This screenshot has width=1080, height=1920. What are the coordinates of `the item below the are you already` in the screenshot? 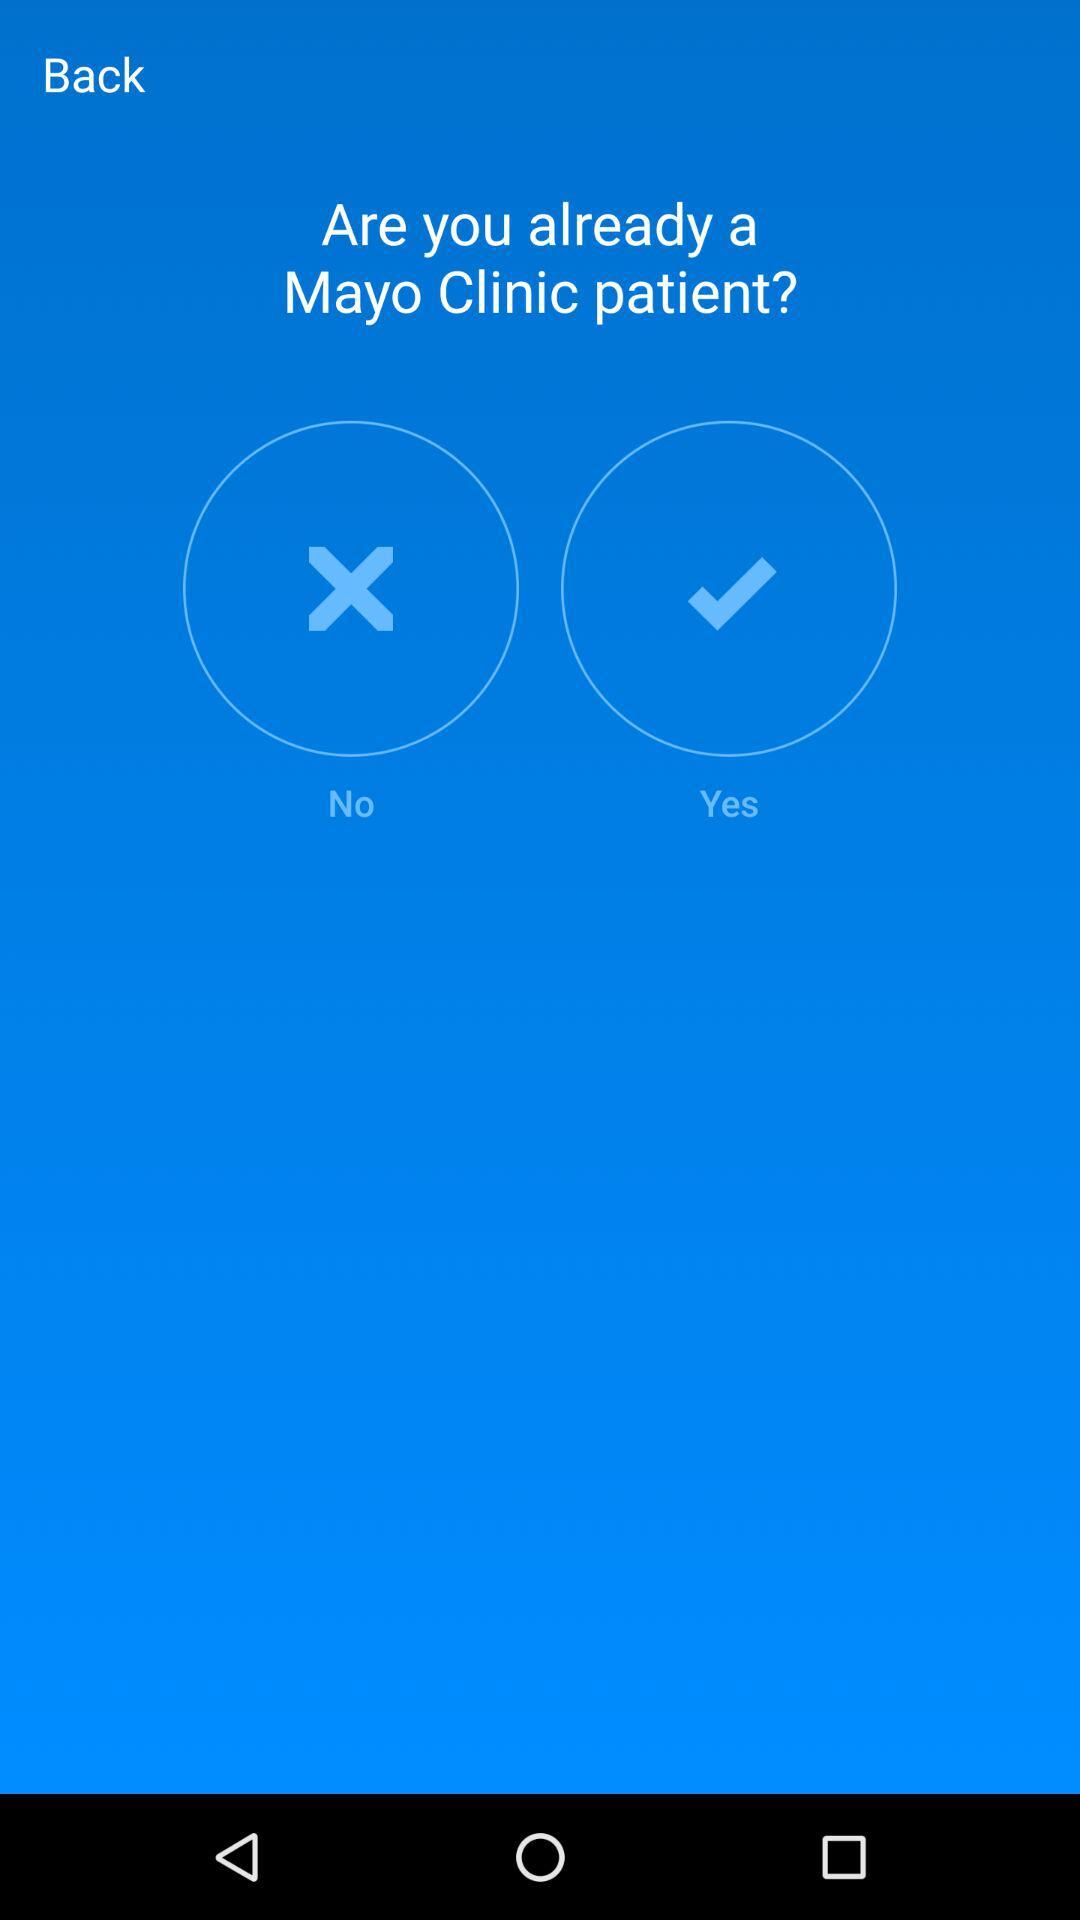 It's located at (350, 623).